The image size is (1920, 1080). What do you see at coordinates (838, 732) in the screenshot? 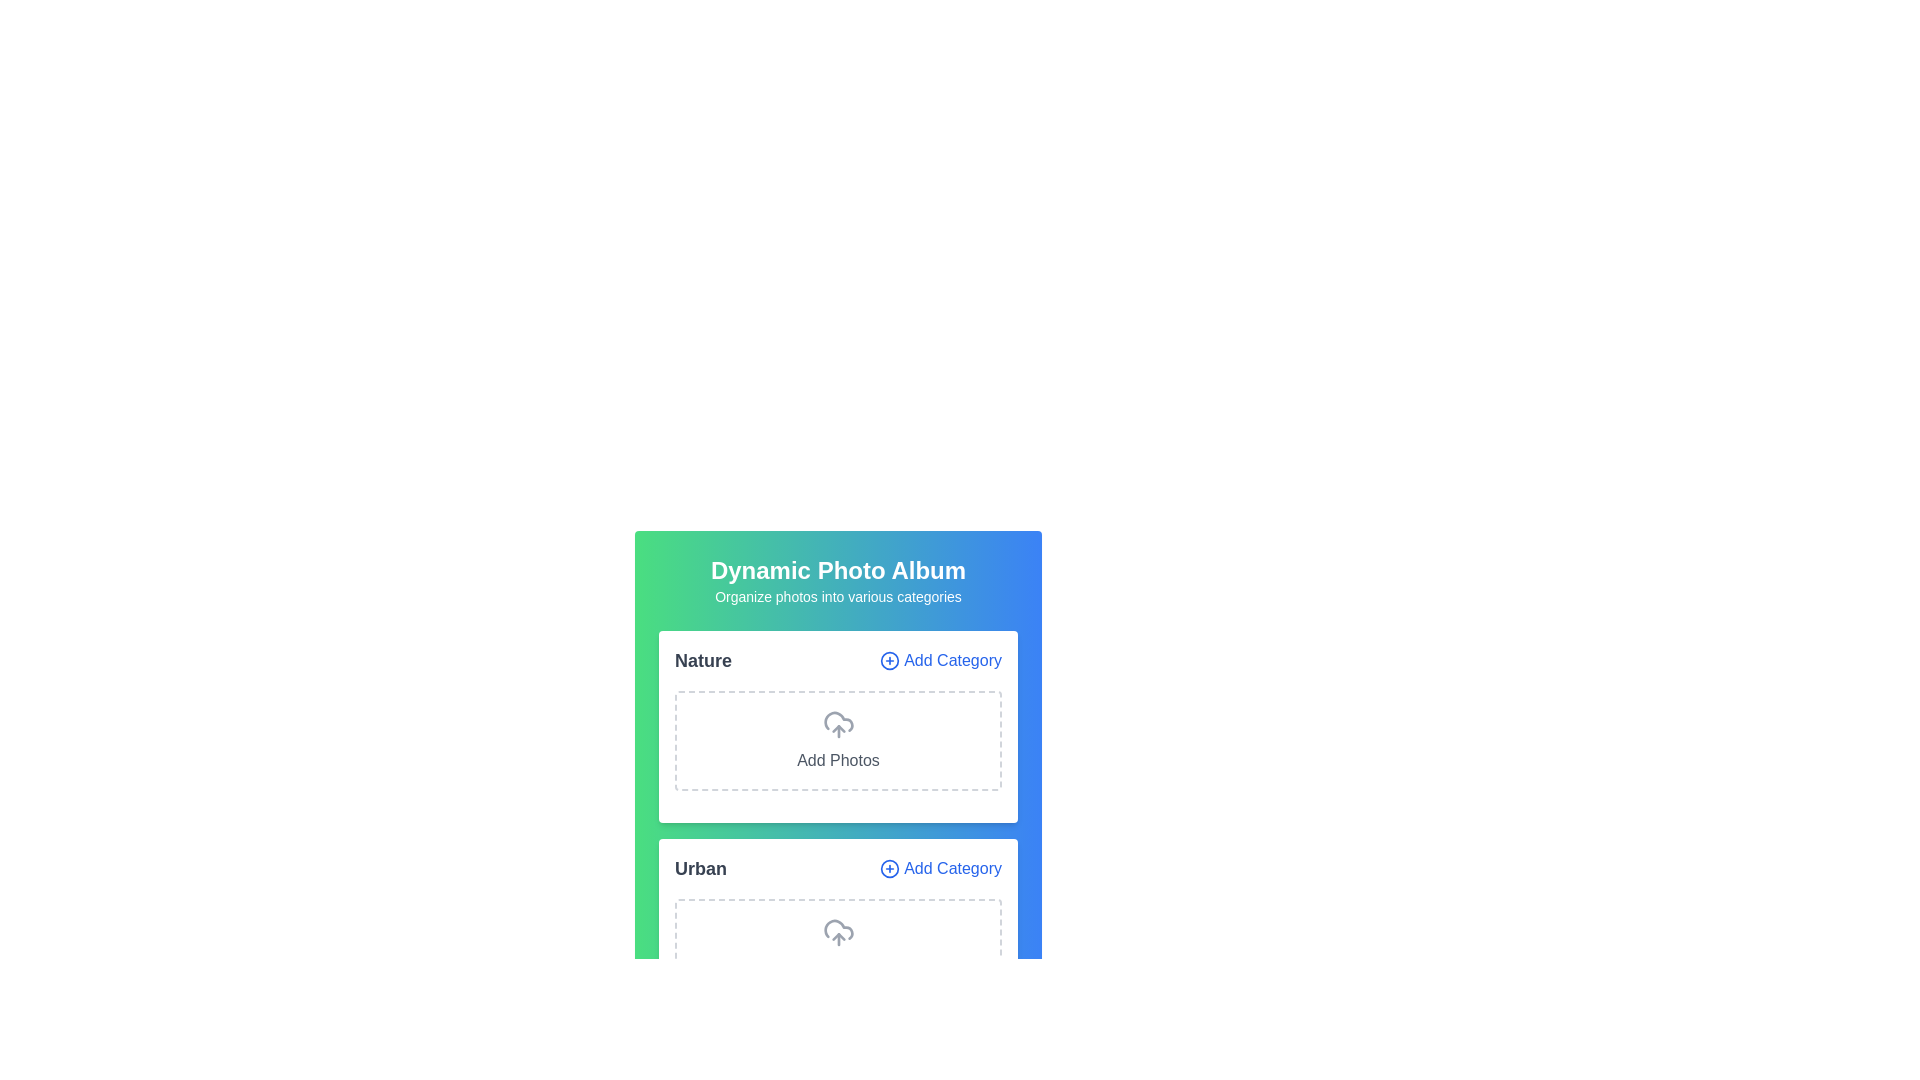
I see `the clickable upload button located below the 'Nature' heading` at bounding box center [838, 732].